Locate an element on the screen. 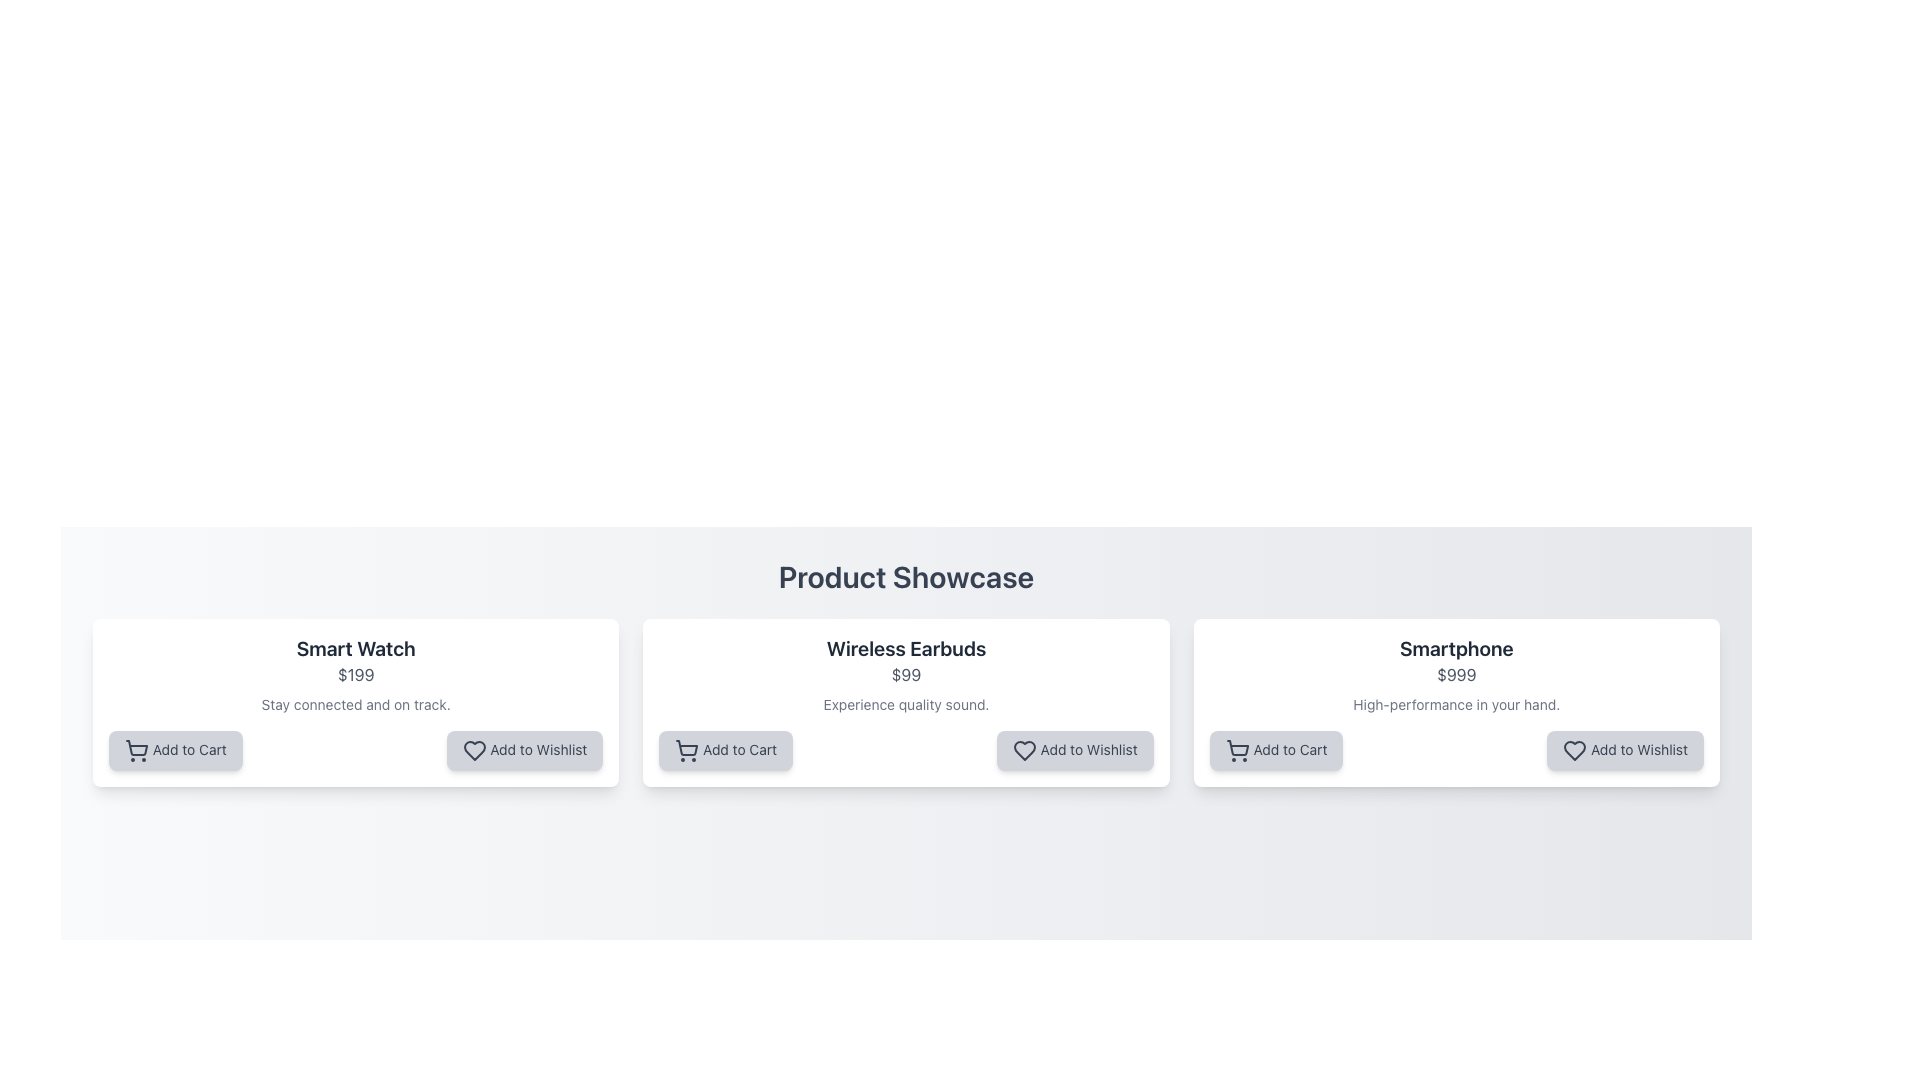 Image resolution: width=1920 pixels, height=1080 pixels. the text label displaying the product name 'Smartphone' located in the rightmost product card, positioned above the price caption is located at coordinates (1456, 648).